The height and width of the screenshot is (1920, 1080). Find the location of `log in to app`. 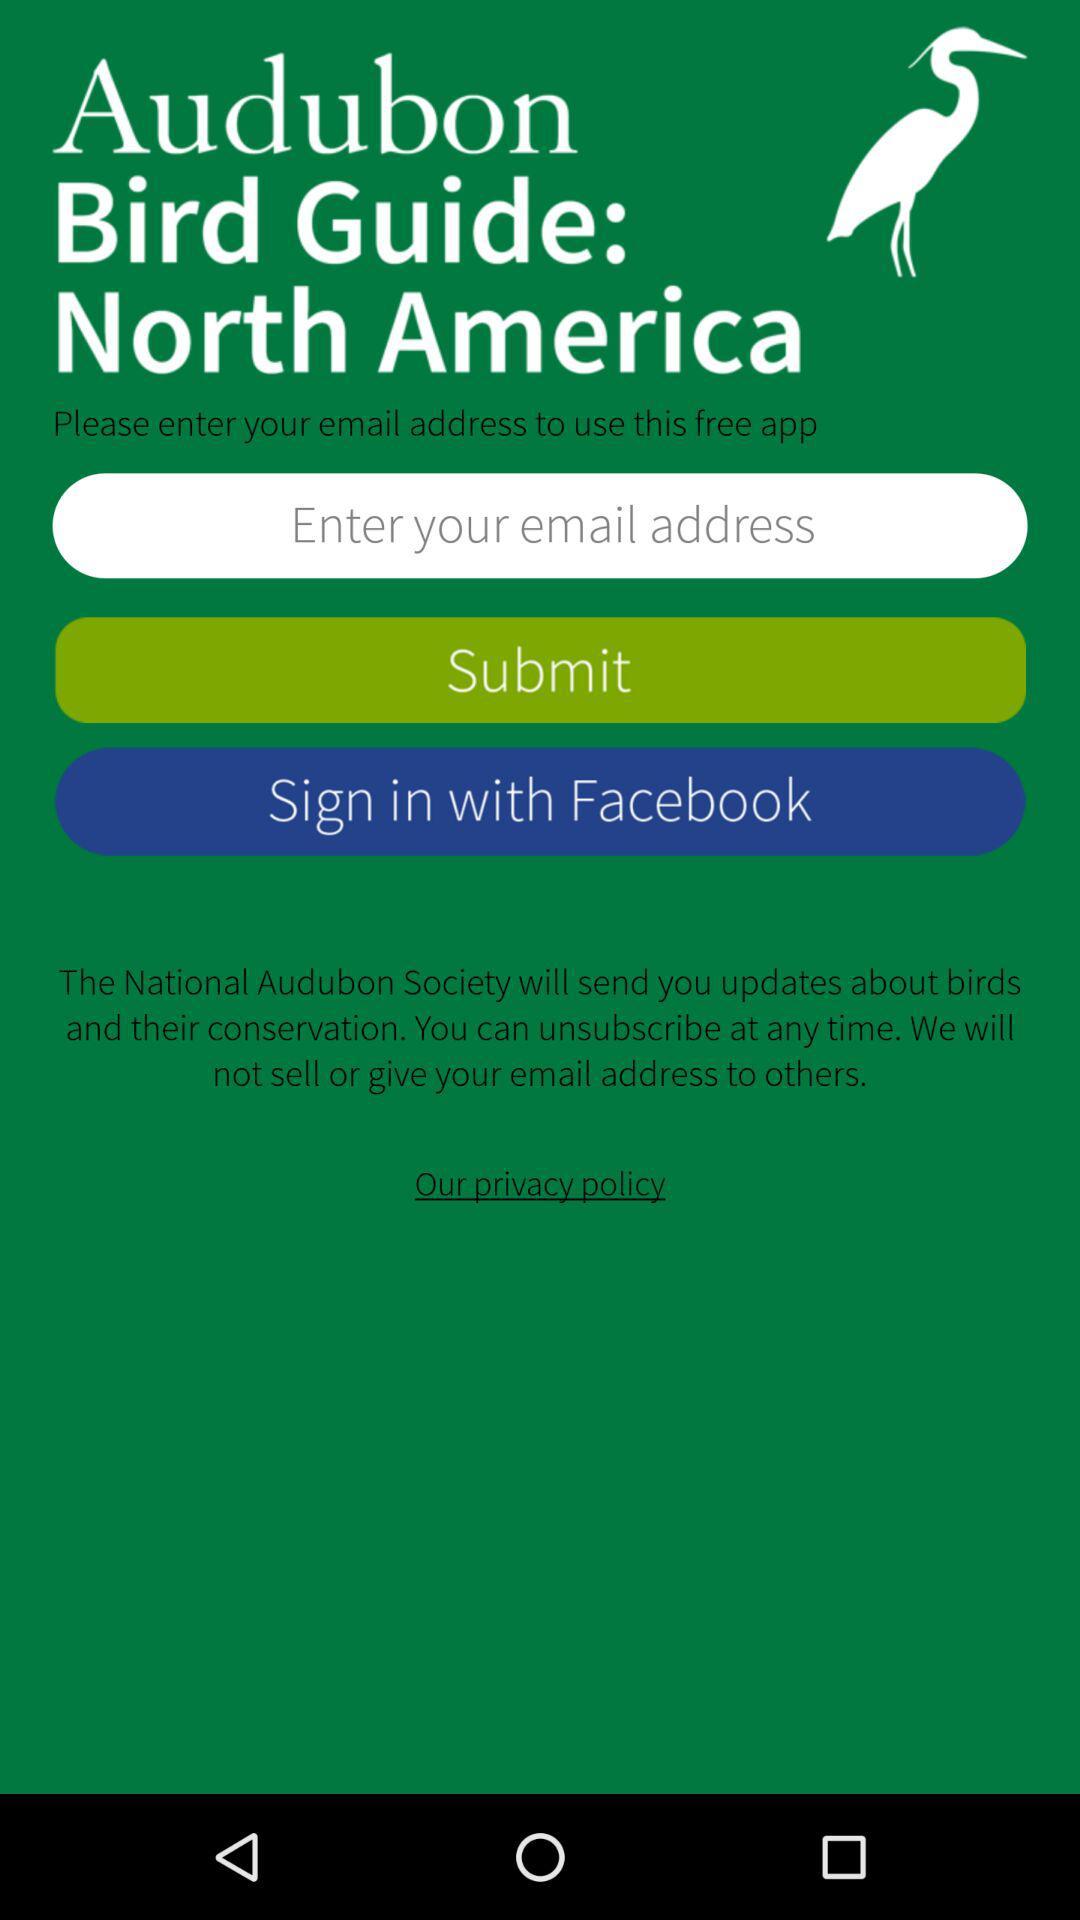

log in to app is located at coordinates (540, 801).